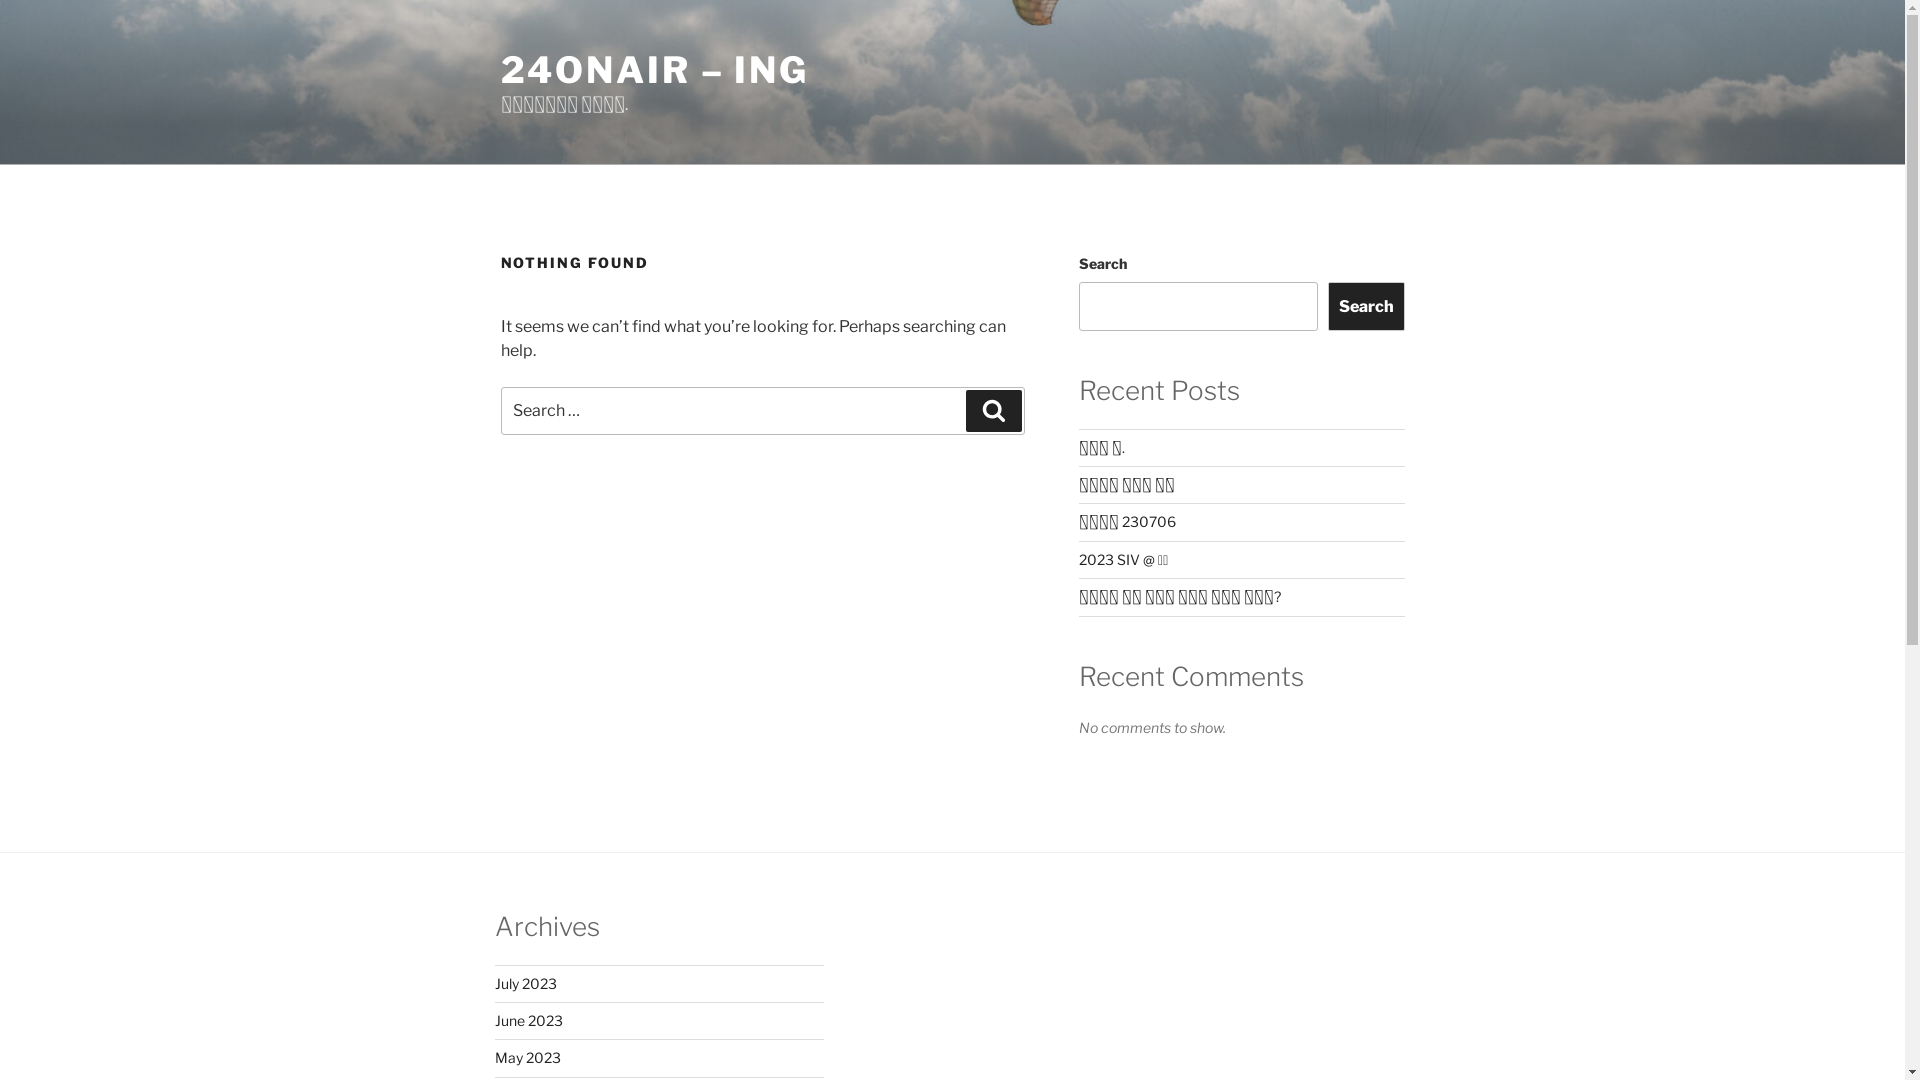  Describe the element at coordinates (993, 410) in the screenshot. I see `'Search'` at that location.